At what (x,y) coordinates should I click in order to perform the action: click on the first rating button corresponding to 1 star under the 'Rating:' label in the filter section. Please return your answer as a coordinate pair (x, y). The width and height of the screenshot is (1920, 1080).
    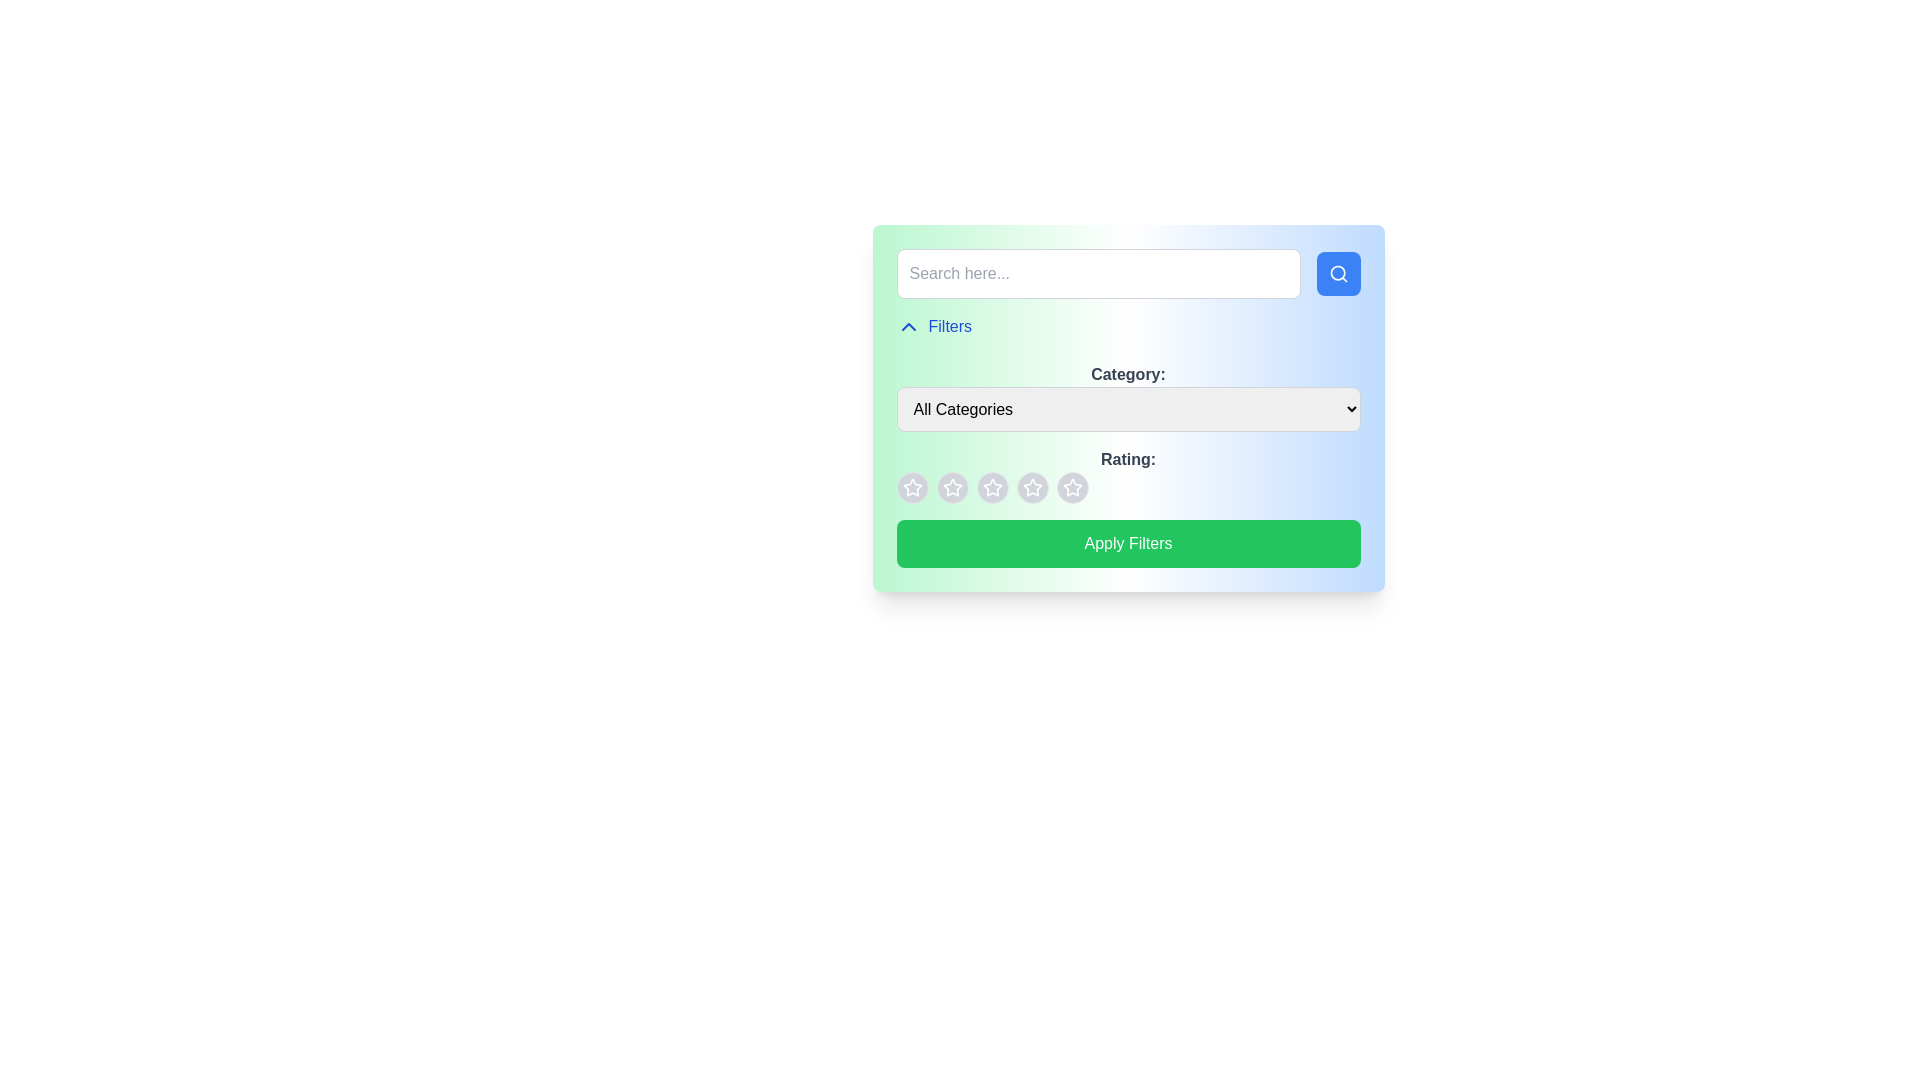
    Looking at the image, I should click on (911, 488).